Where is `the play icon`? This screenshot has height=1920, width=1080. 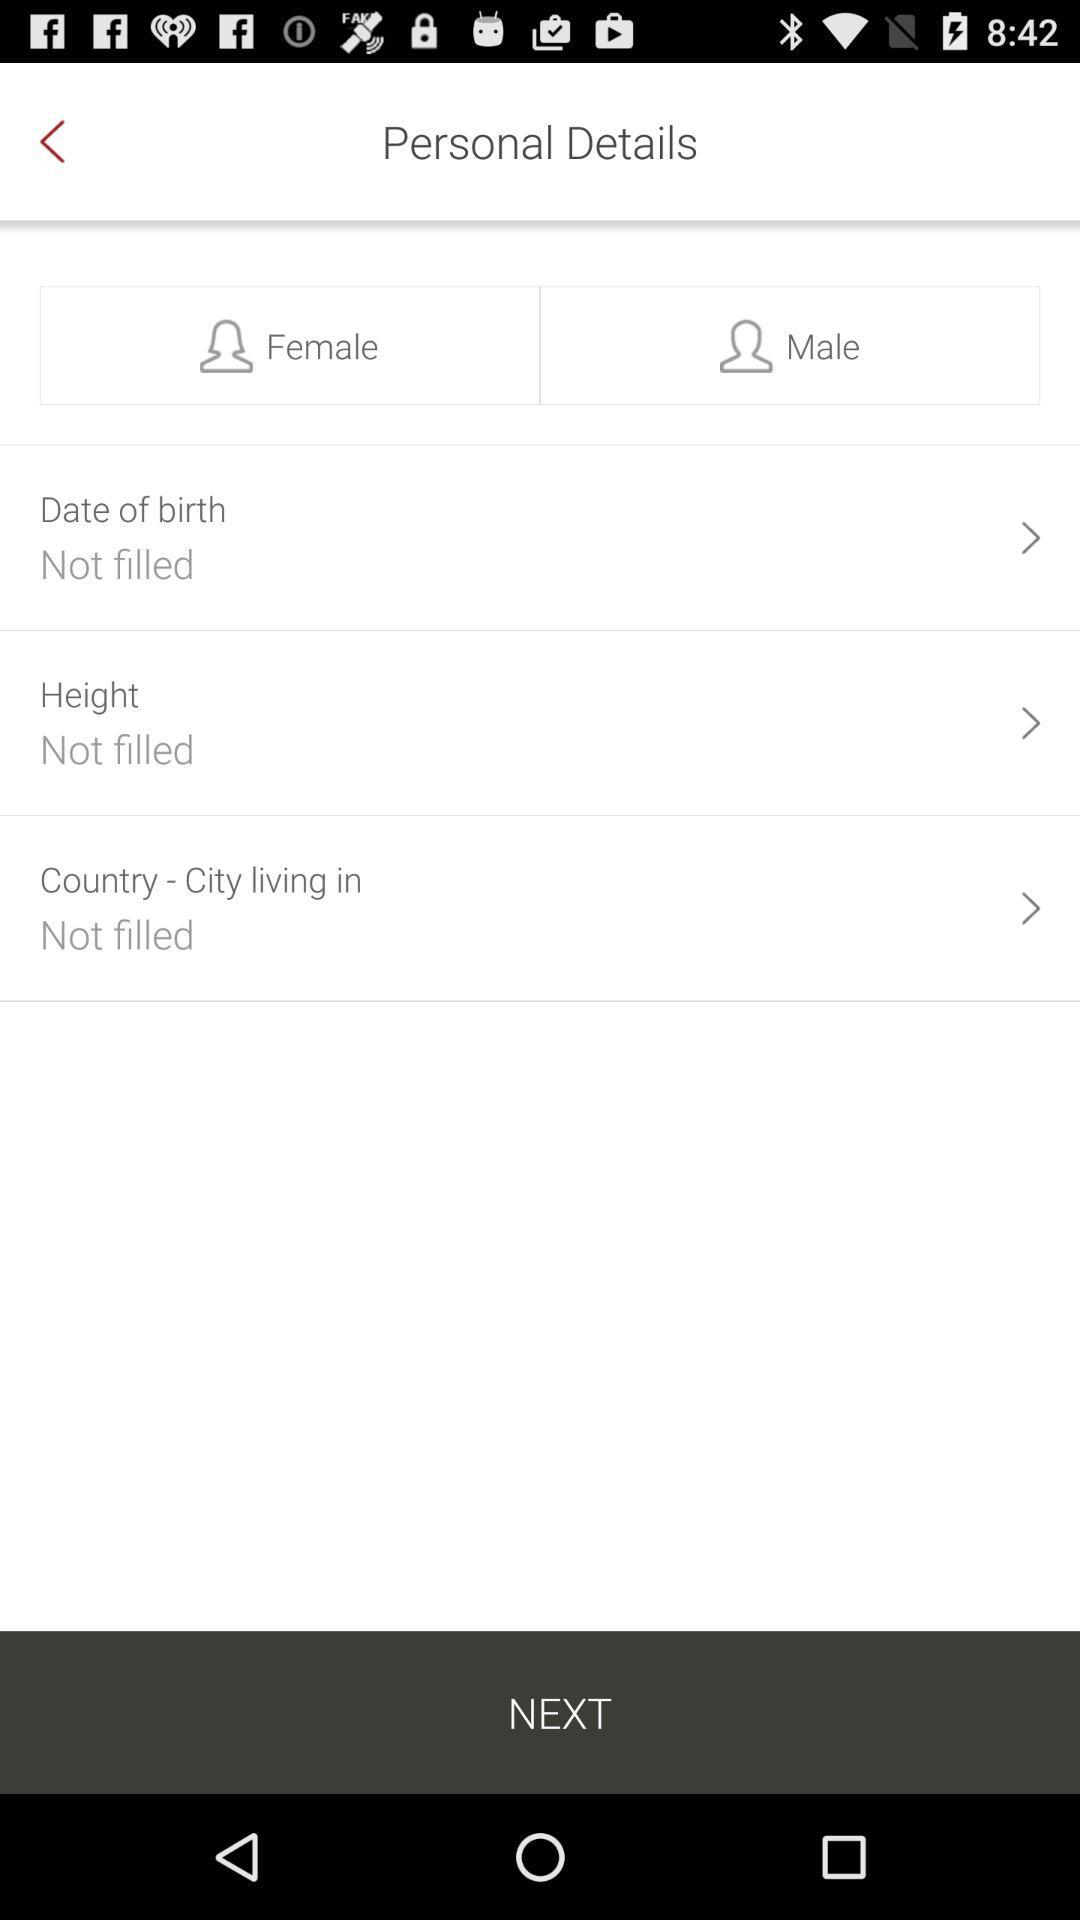
the play icon is located at coordinates (1030, 972).